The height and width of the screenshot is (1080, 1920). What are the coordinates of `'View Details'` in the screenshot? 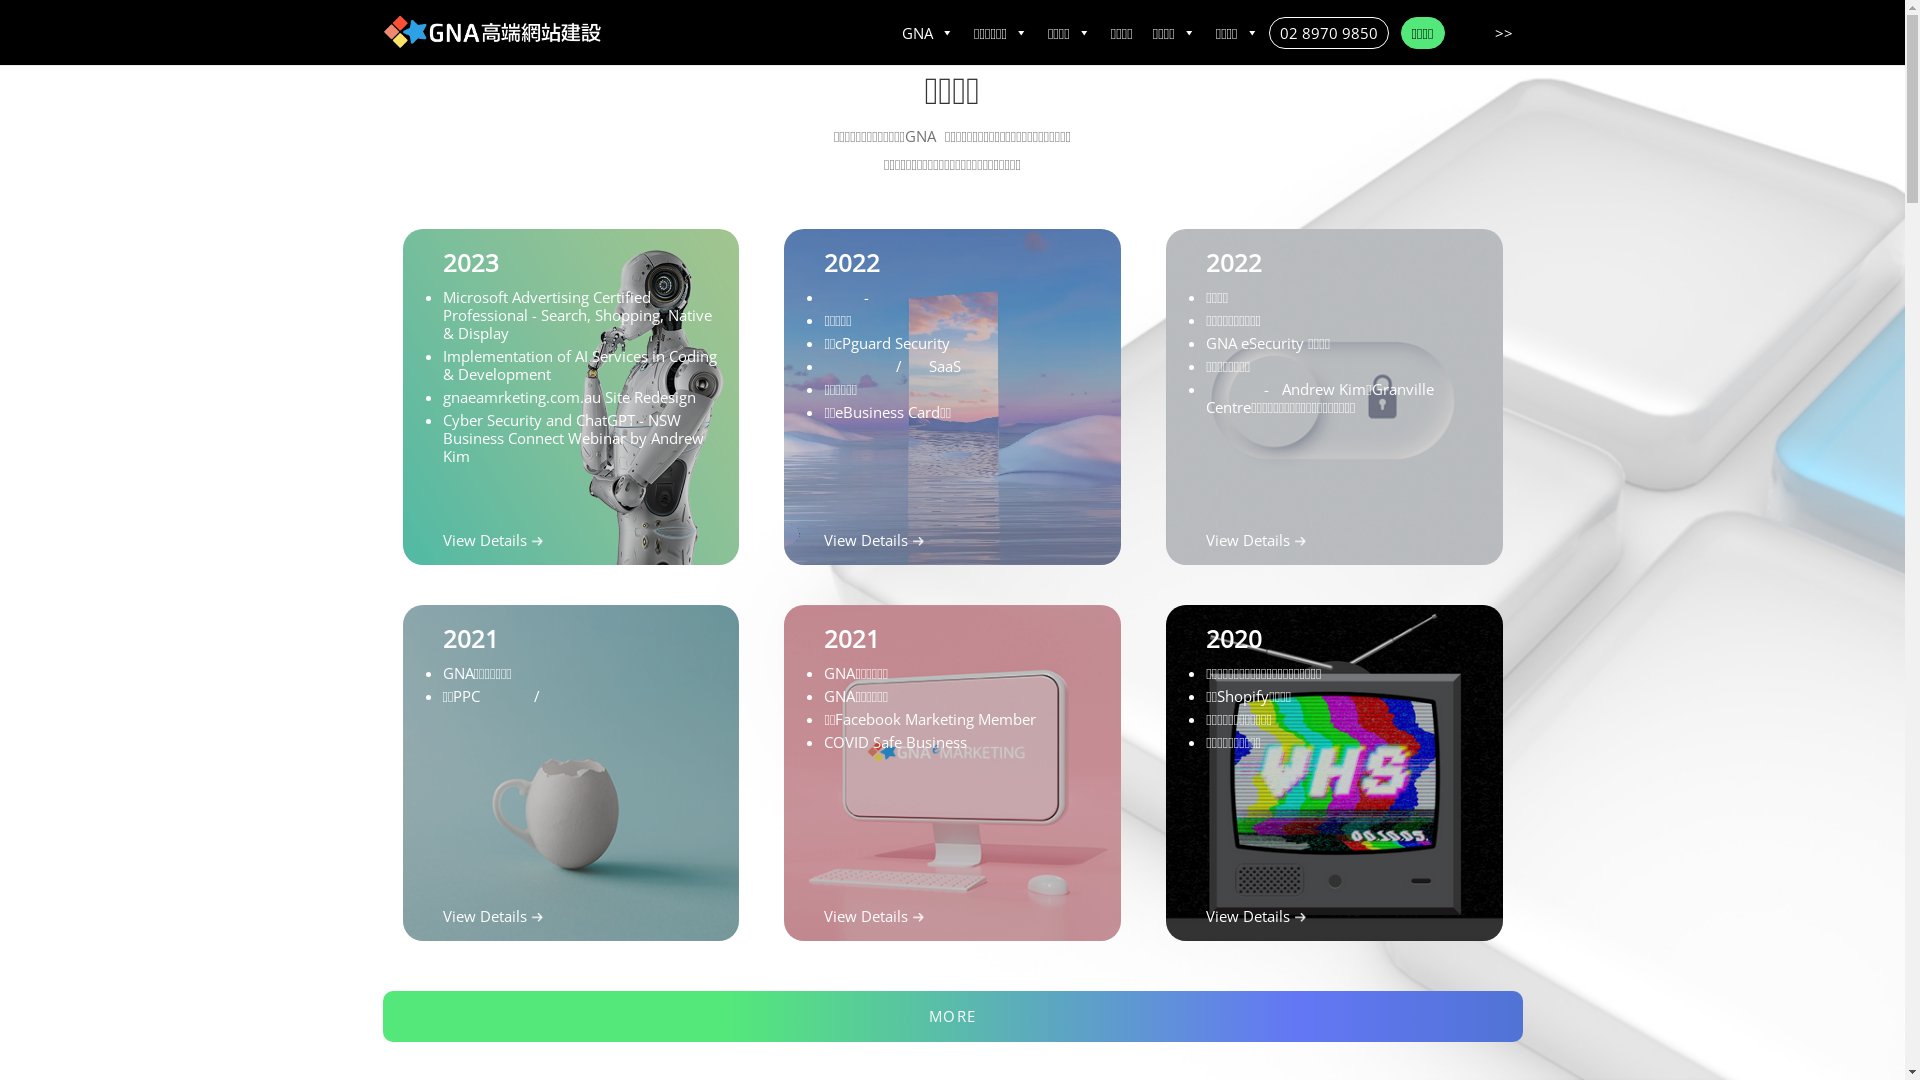 It's located at (865, 540).